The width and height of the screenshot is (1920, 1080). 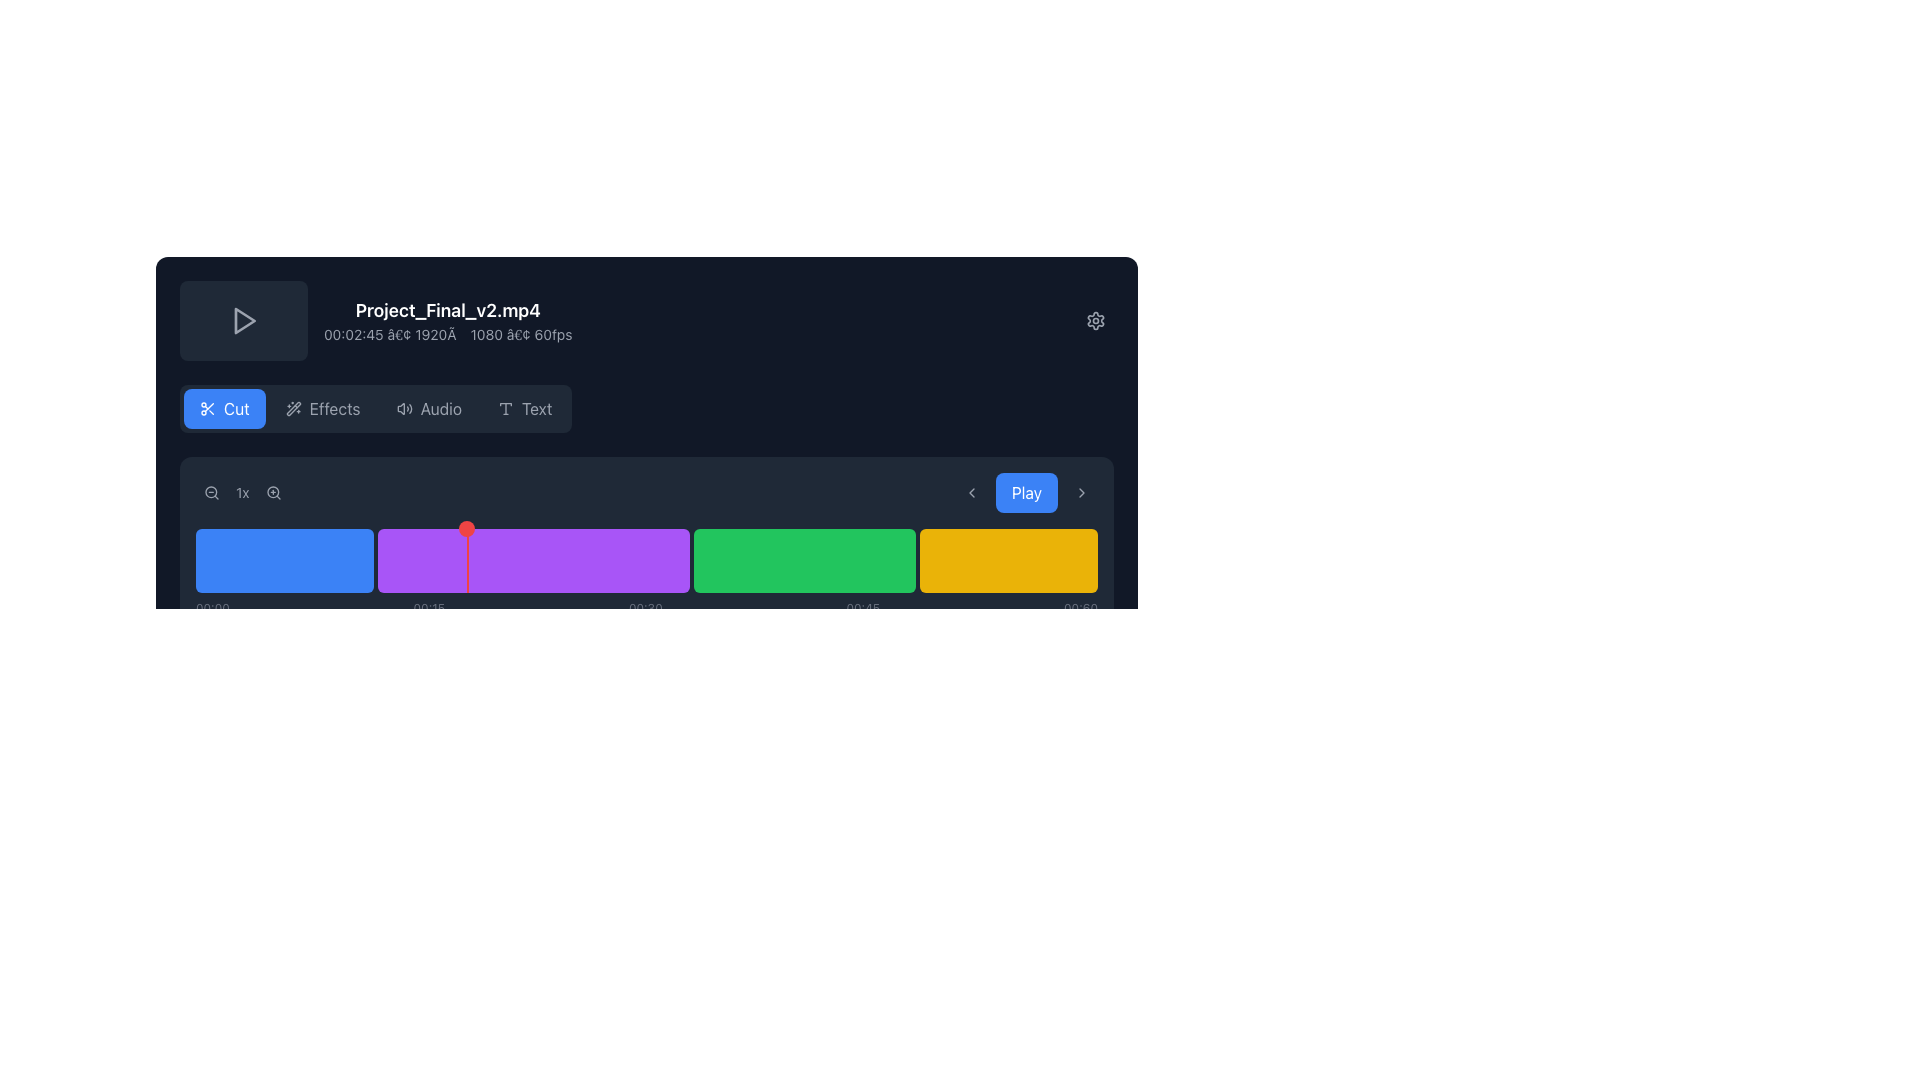 I want to click on the small interactive button with a gray background and rounded edges, located above the rightmost yellow segment in the timeline section, so click(x=949, y=514).